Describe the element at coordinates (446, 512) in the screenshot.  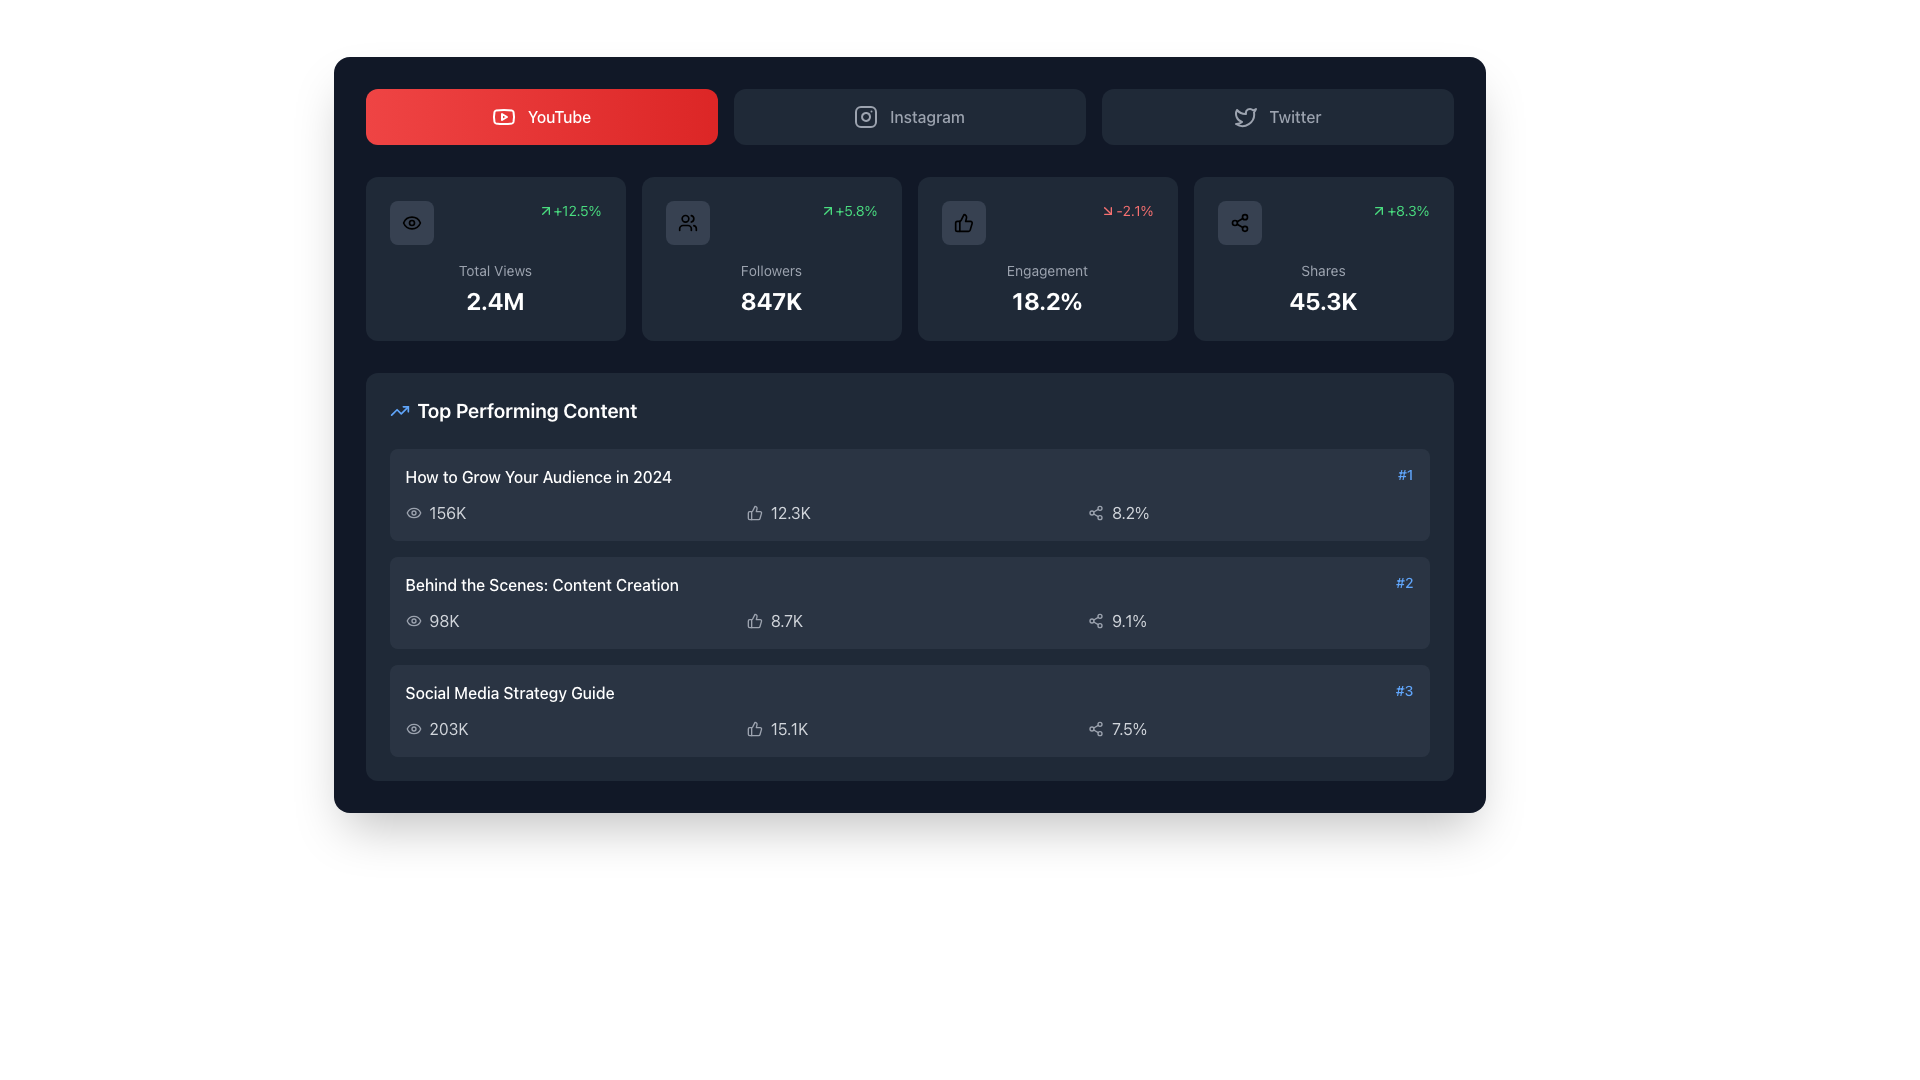
I see `the text label displaying '156K' in light gray font, located to the right of the eye-shaped icon in the 'Top Performing Content' section` at that location.